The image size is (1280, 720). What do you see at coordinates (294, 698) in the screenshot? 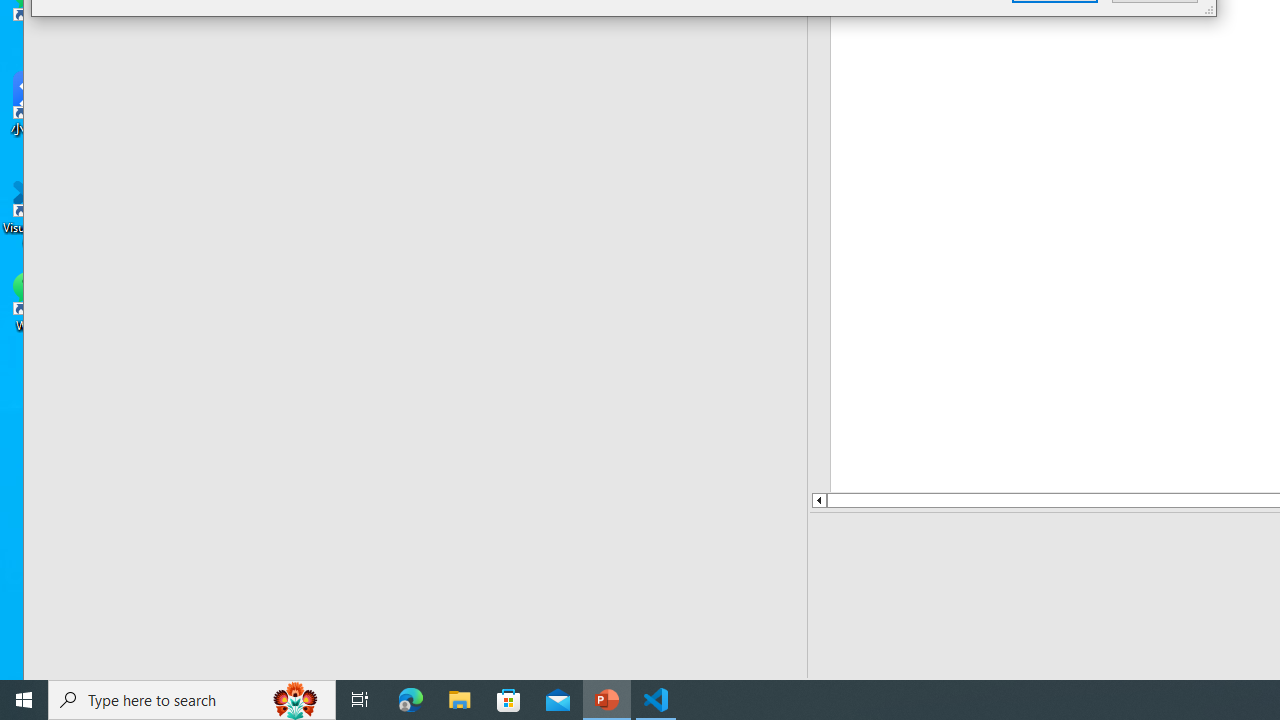
I see `'Search highlights icon opens search home window'` at bounding box center [294, 698].